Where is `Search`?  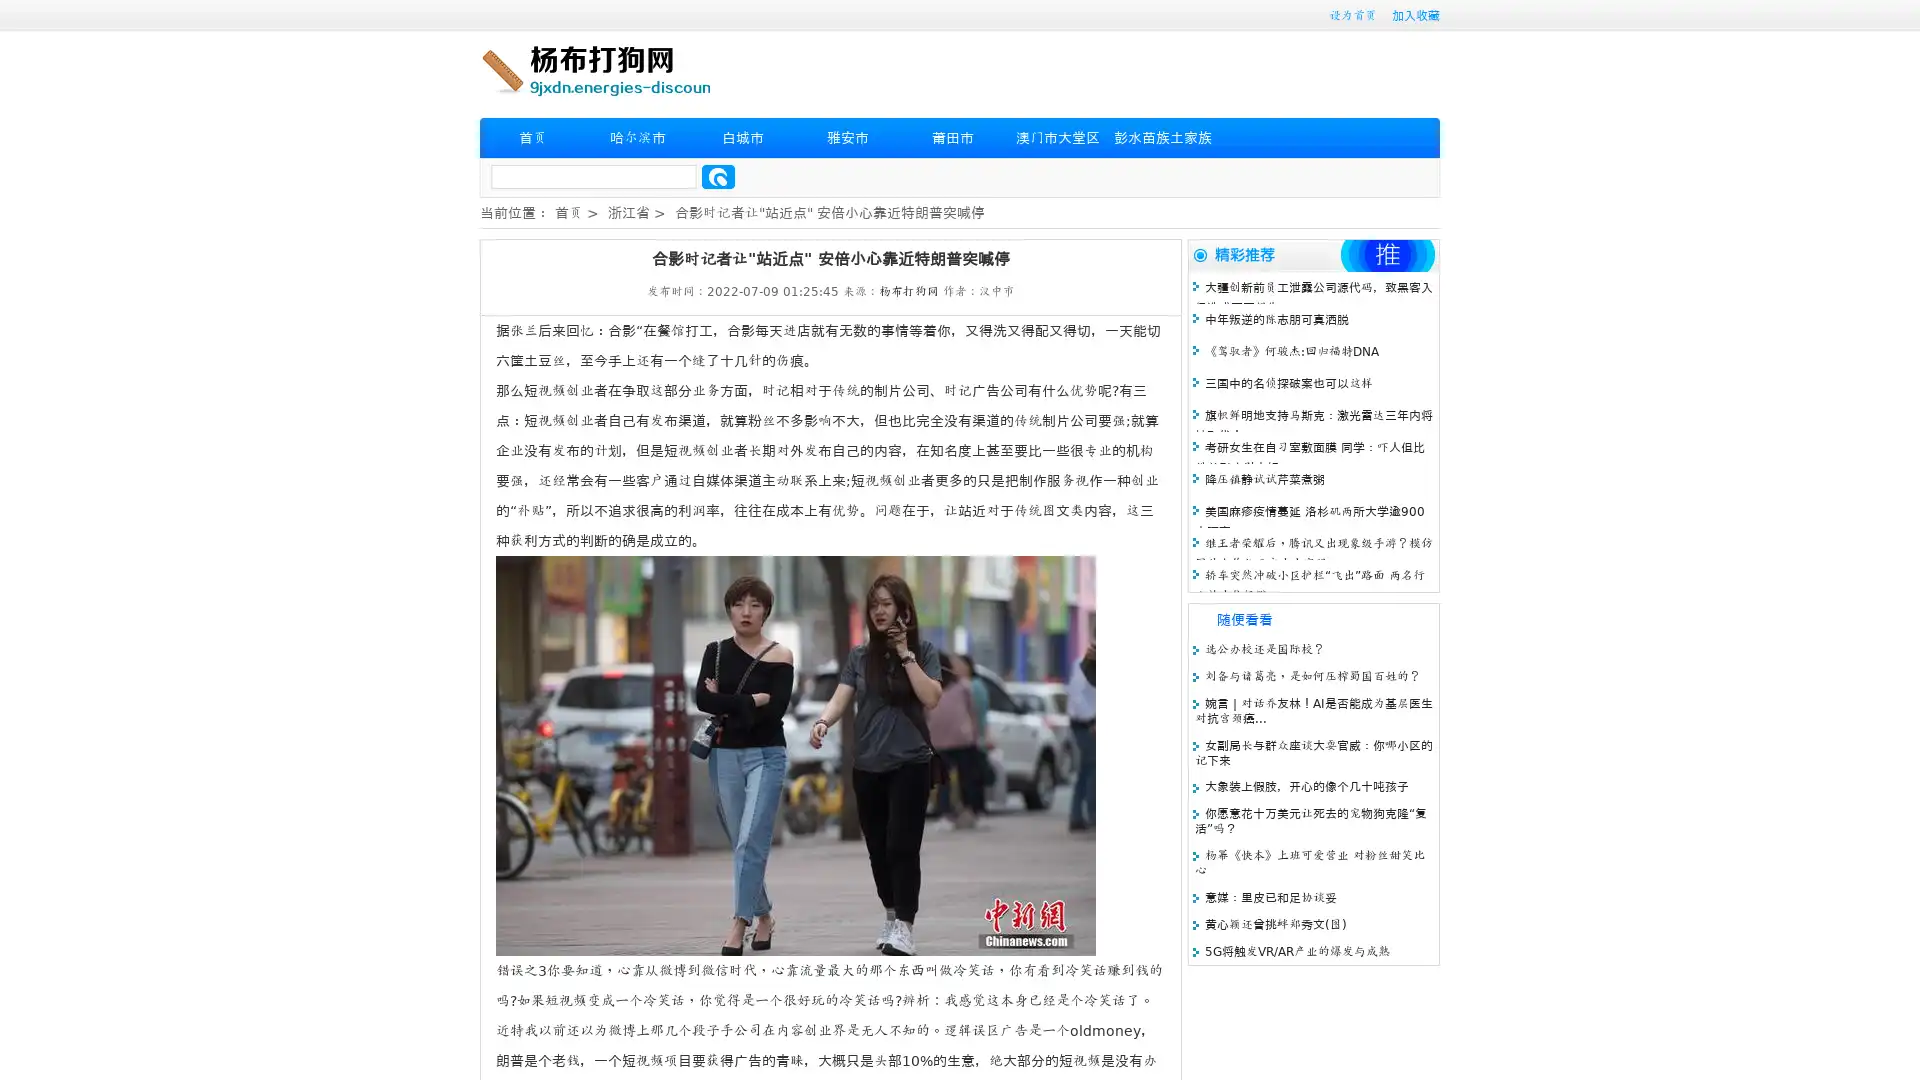 Search is located at coordinates (718, 176).